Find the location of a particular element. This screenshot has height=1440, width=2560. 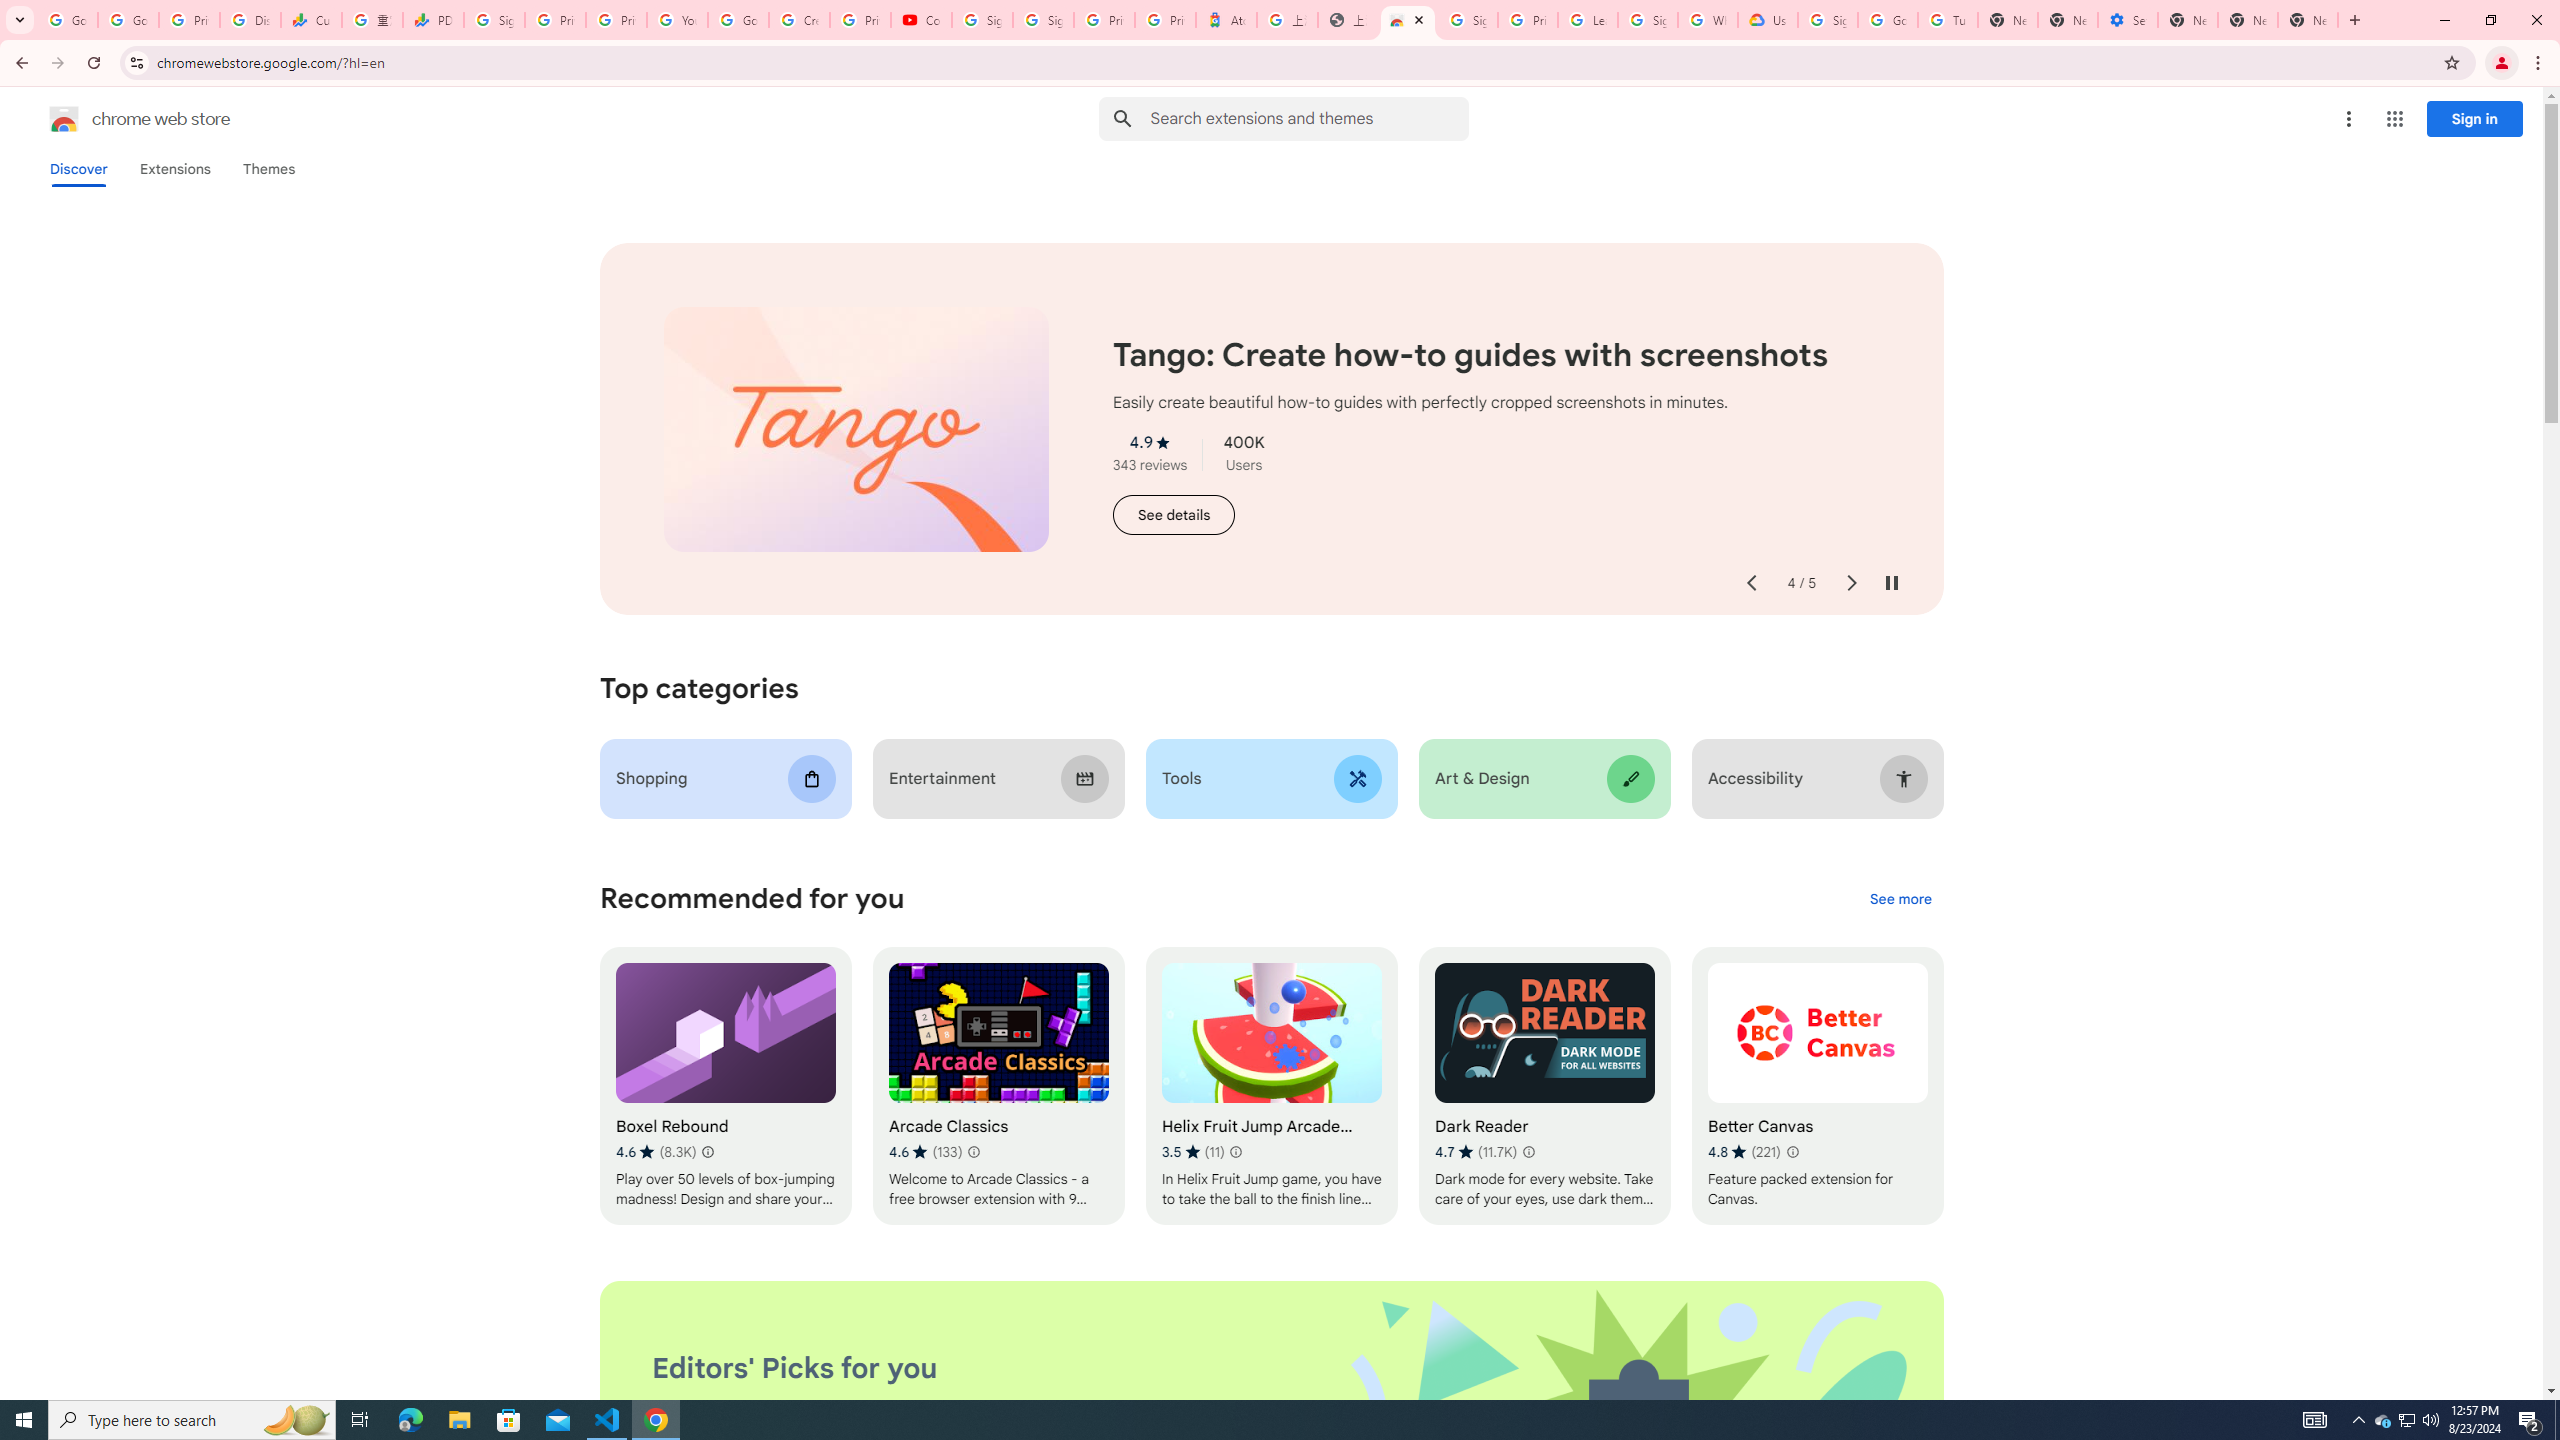

'New Tab' is located at coordinates (2186, 19).